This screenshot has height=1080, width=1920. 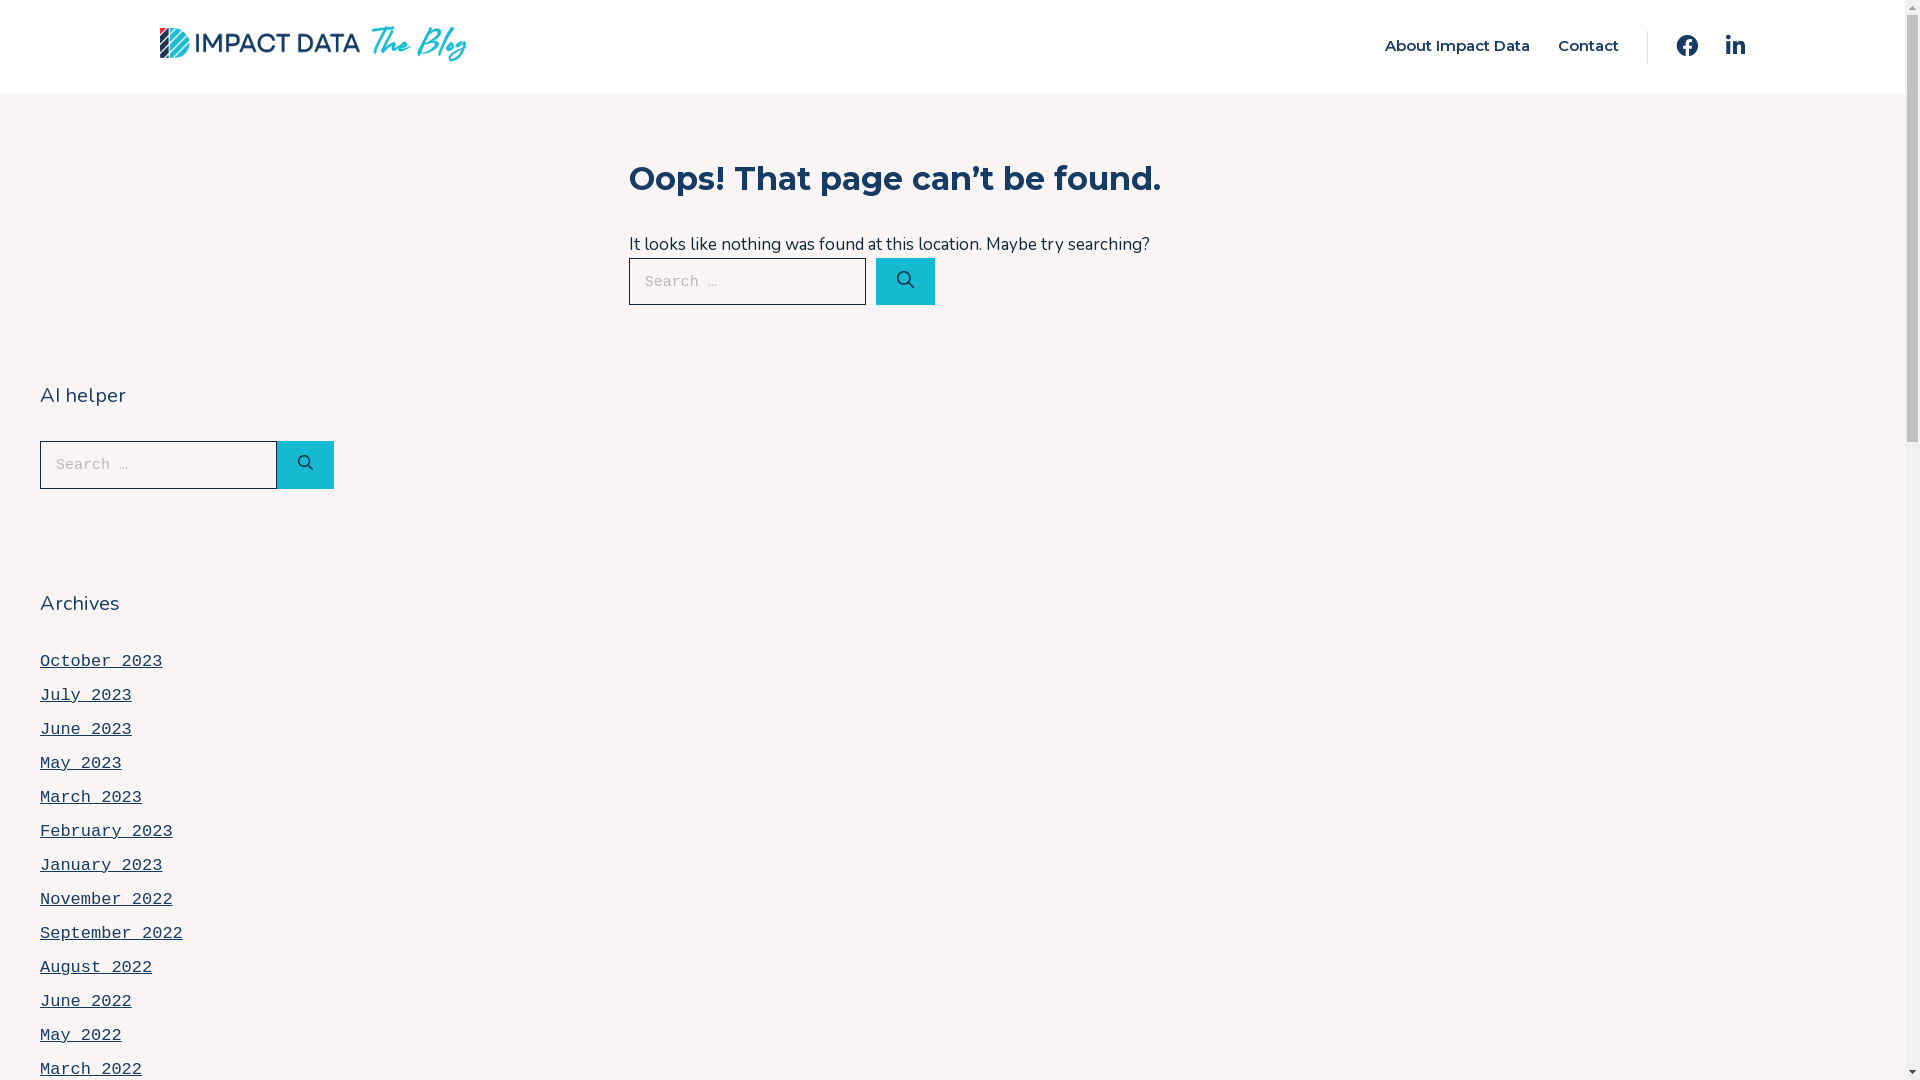 What do you see at coordinates (90, 1068) in the screenshot?
I see `'March 2022'` at bounding box center [90, 1068].